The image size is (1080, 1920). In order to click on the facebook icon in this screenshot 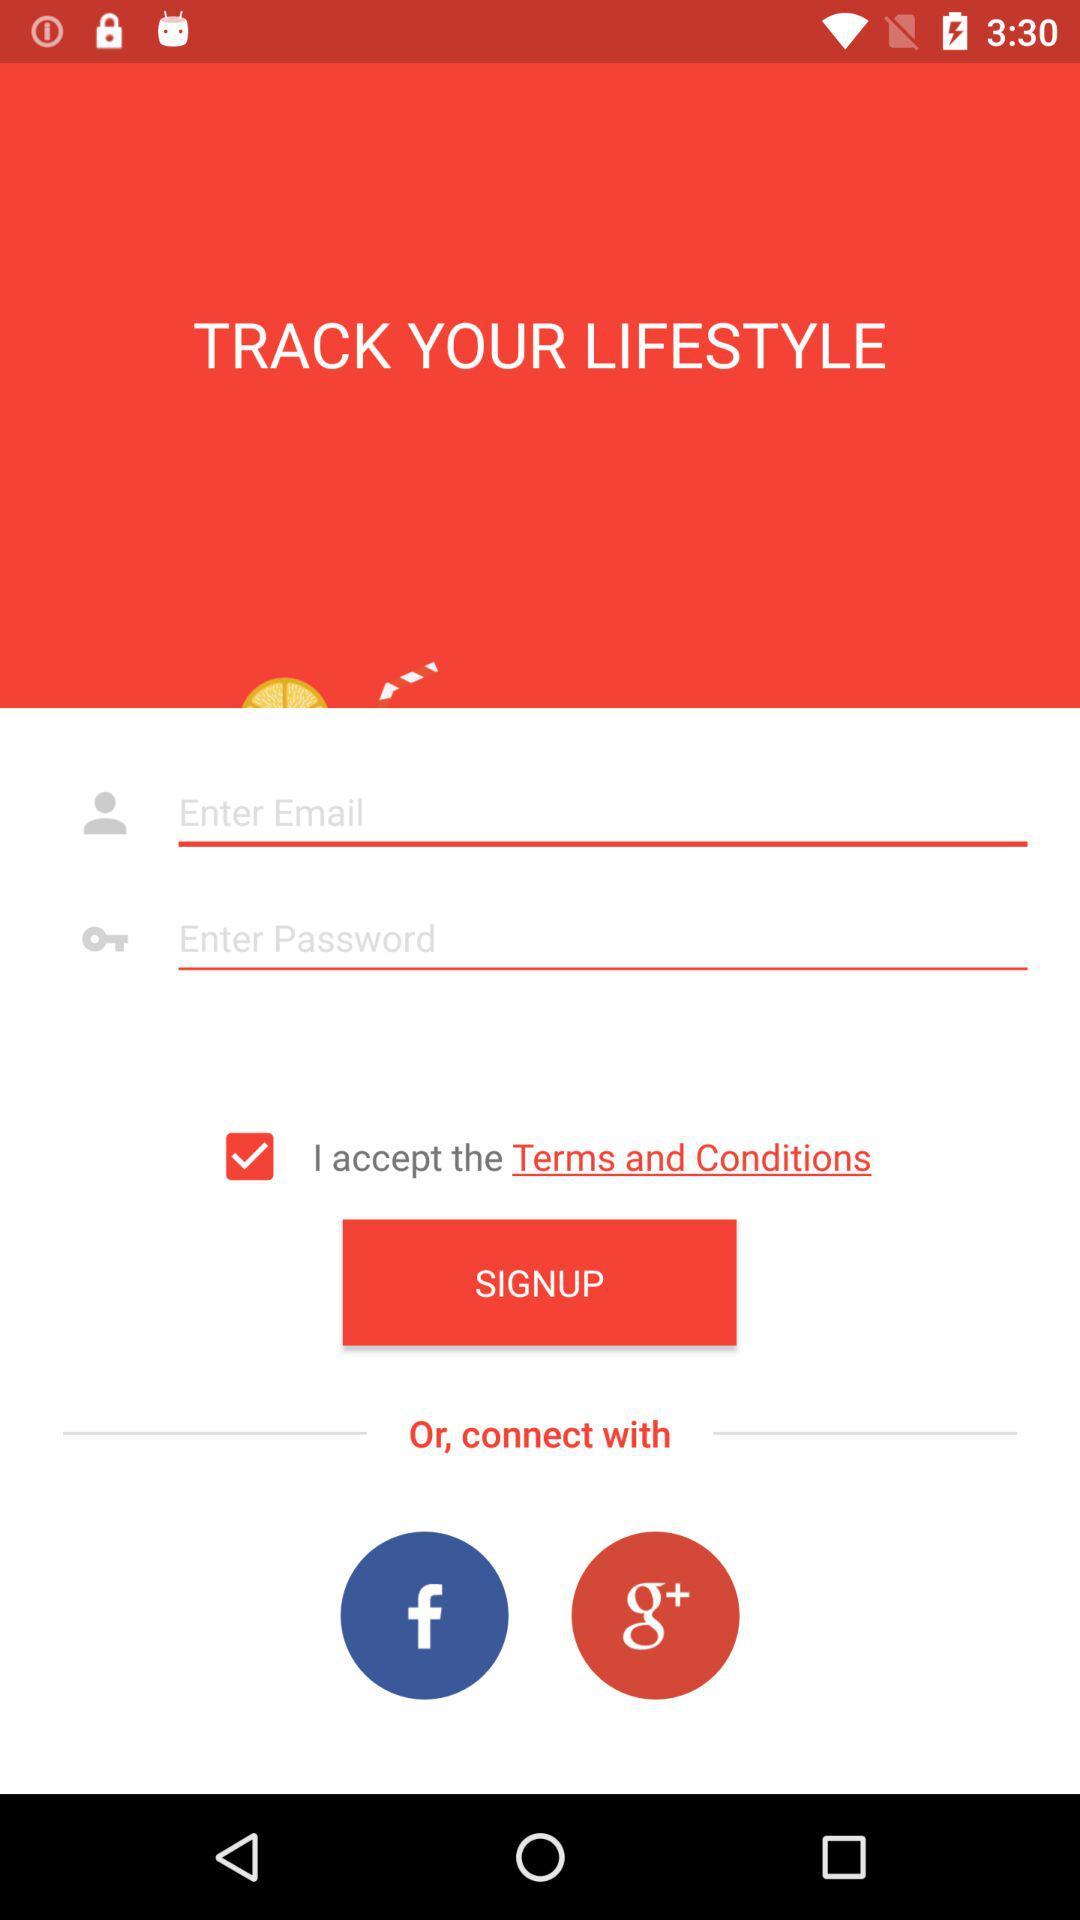, I will do `click(423, 1615)`.